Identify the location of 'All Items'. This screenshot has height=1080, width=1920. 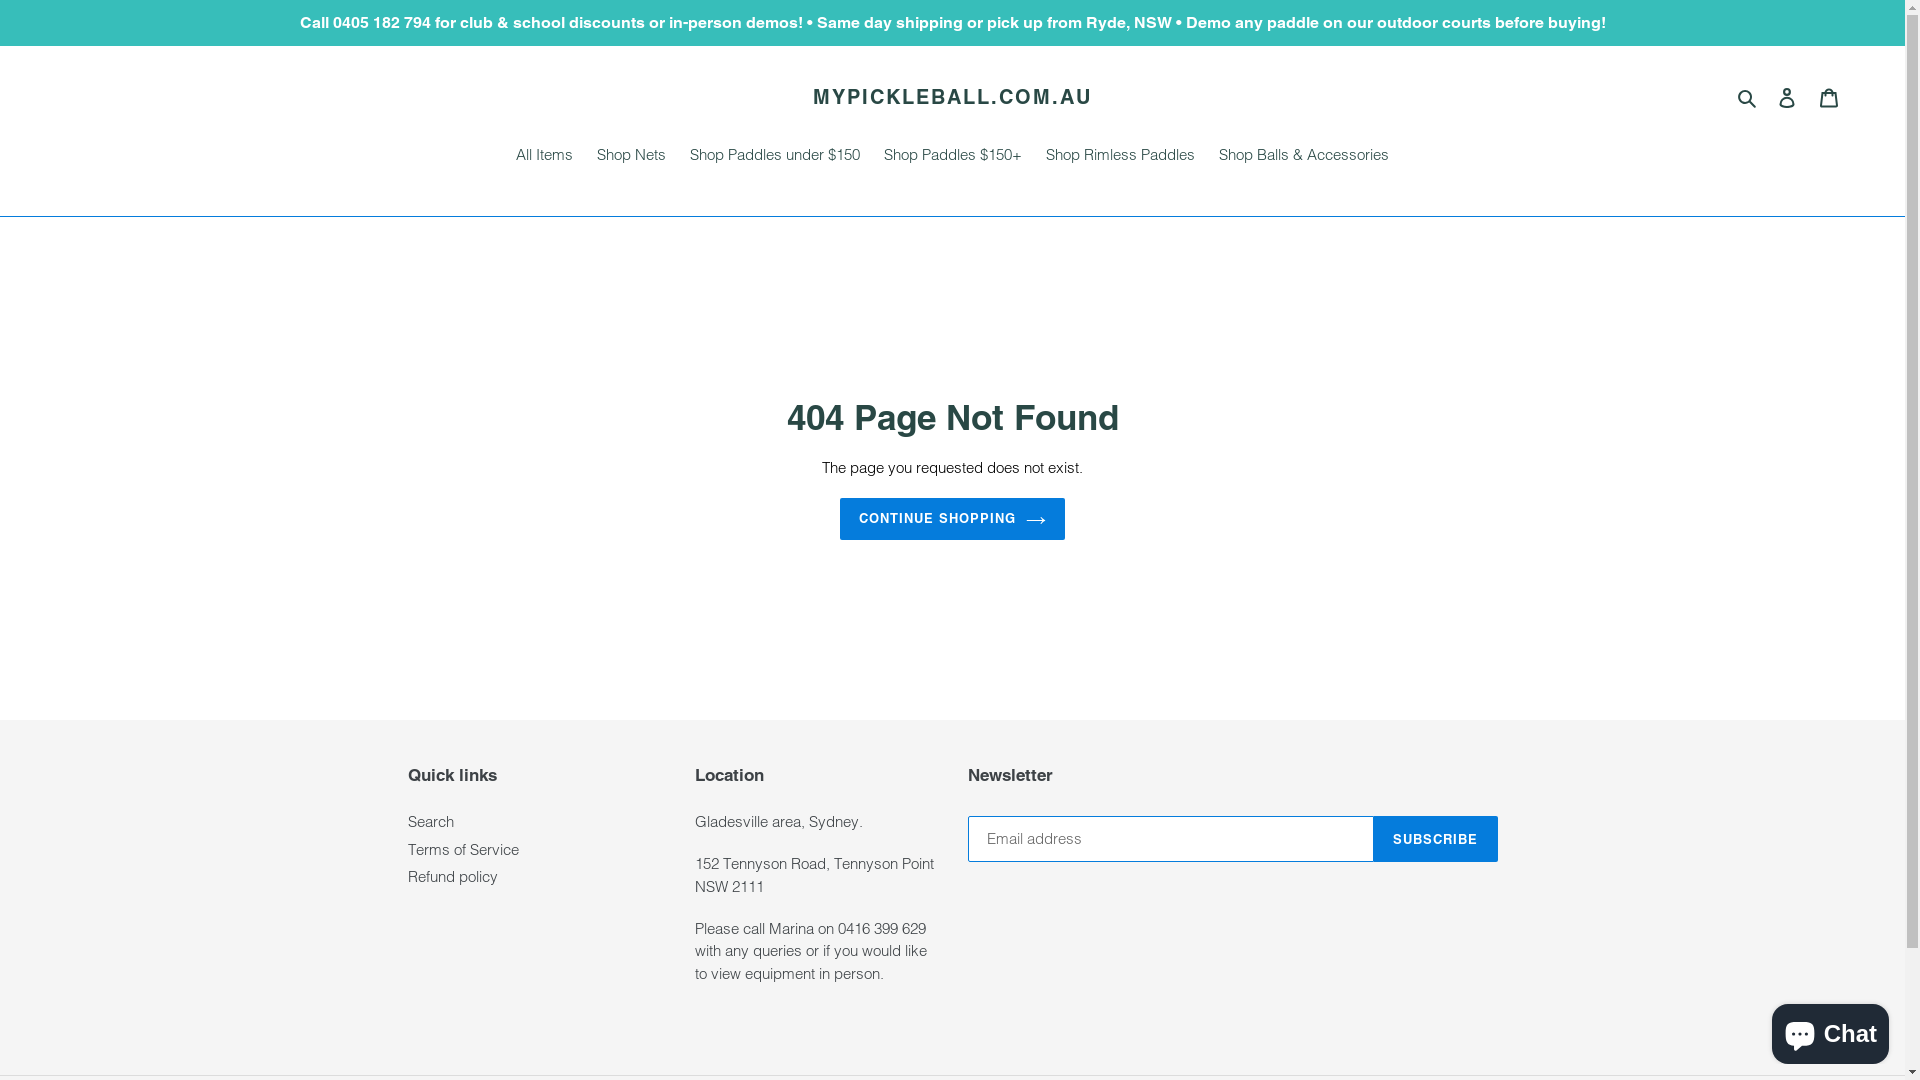
(544, 156).